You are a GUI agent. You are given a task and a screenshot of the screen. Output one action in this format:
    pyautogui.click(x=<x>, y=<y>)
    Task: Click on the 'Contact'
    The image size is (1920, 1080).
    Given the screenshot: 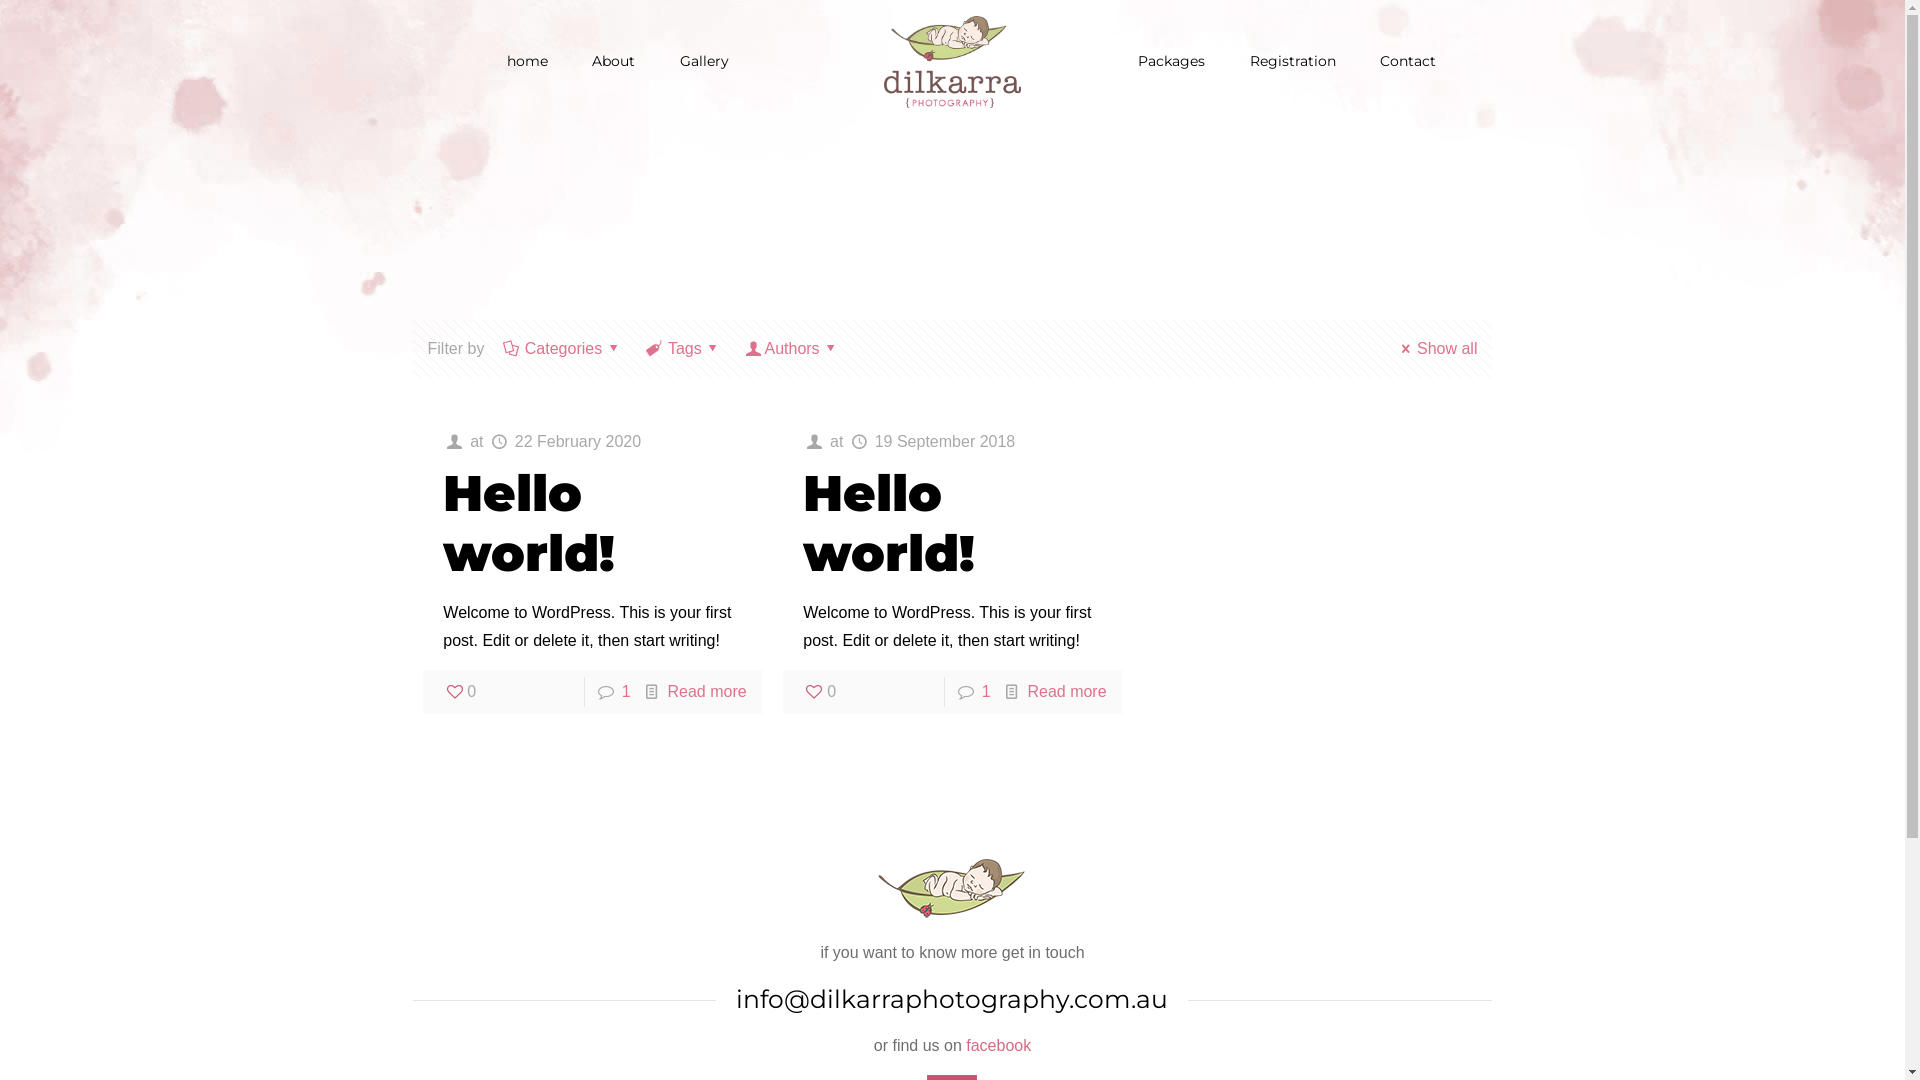 What is the action you would take?
    pyautogui.click(x=1406, y=60)
    